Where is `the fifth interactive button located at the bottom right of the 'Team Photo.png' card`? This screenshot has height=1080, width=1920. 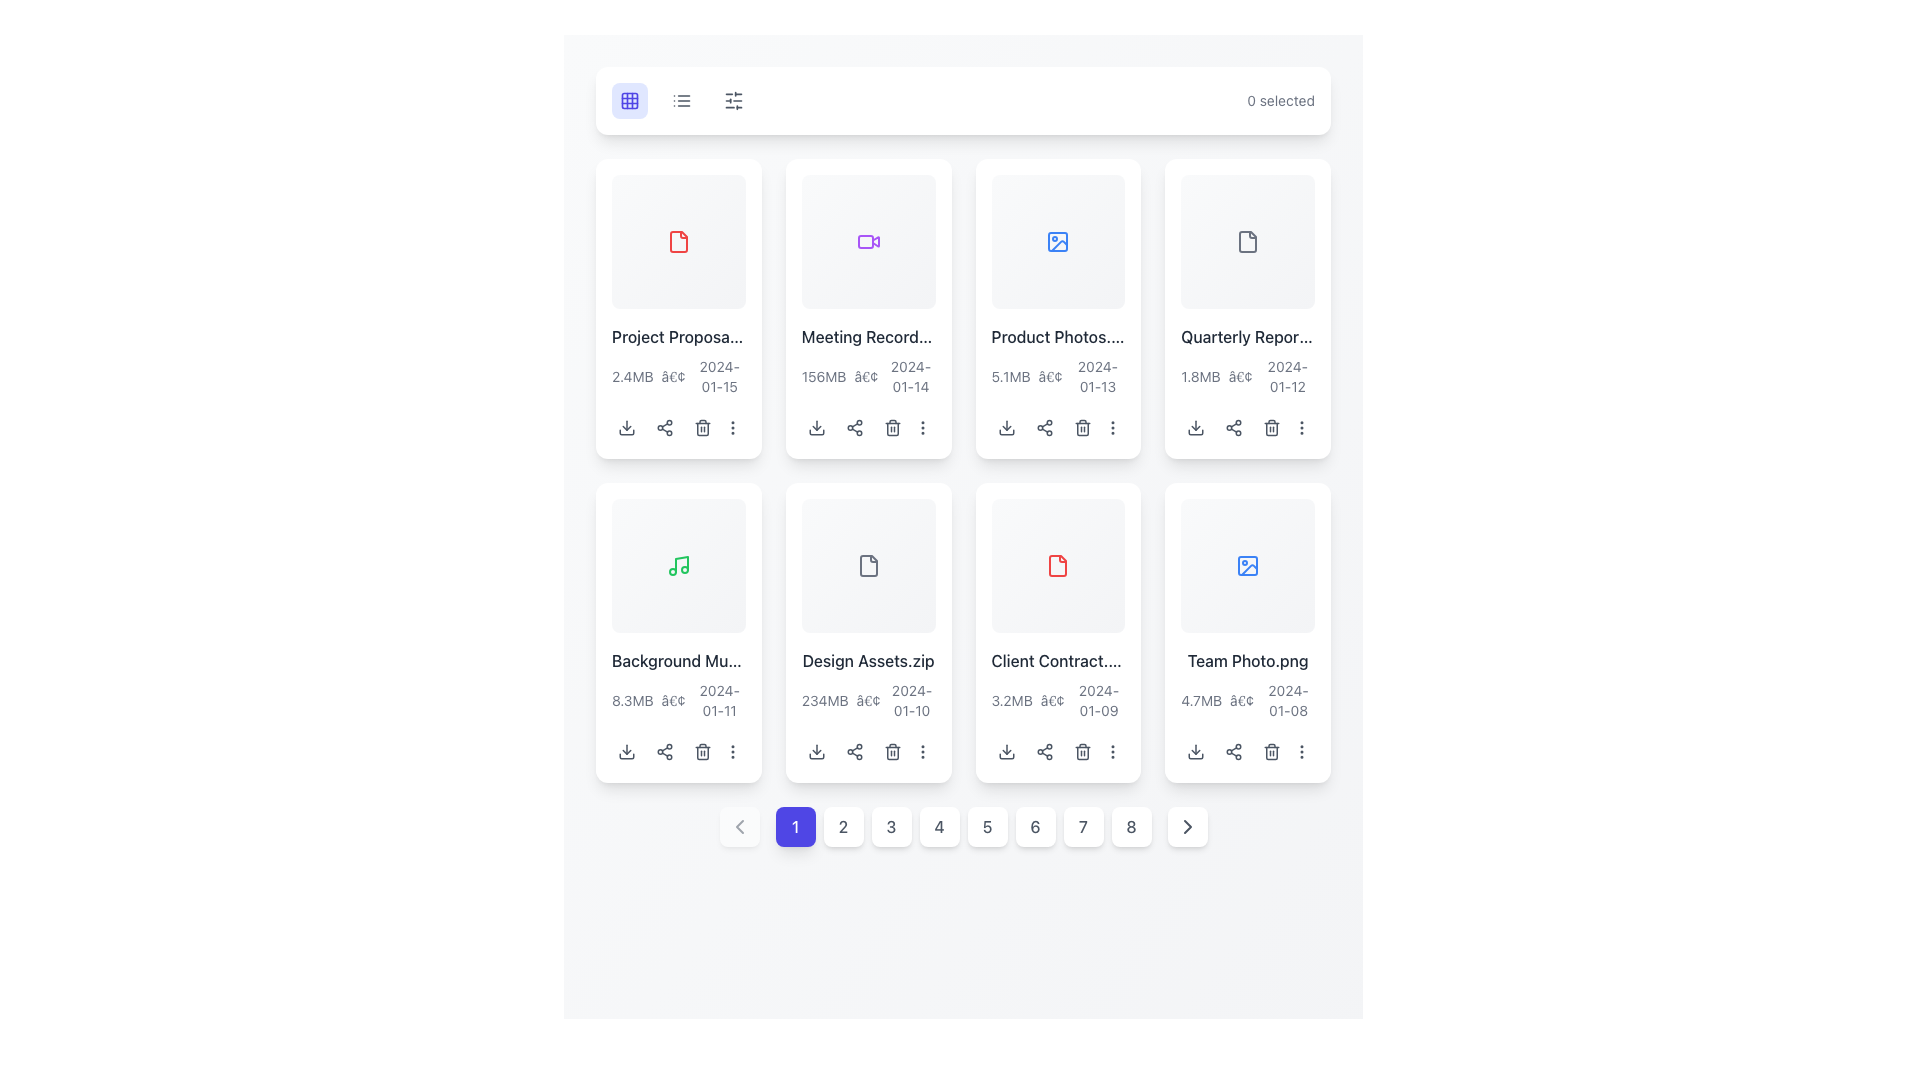 the fifth interactive button located at the bottom right of the 'Team Photo.png' card is located at coordinates (1302, 751).